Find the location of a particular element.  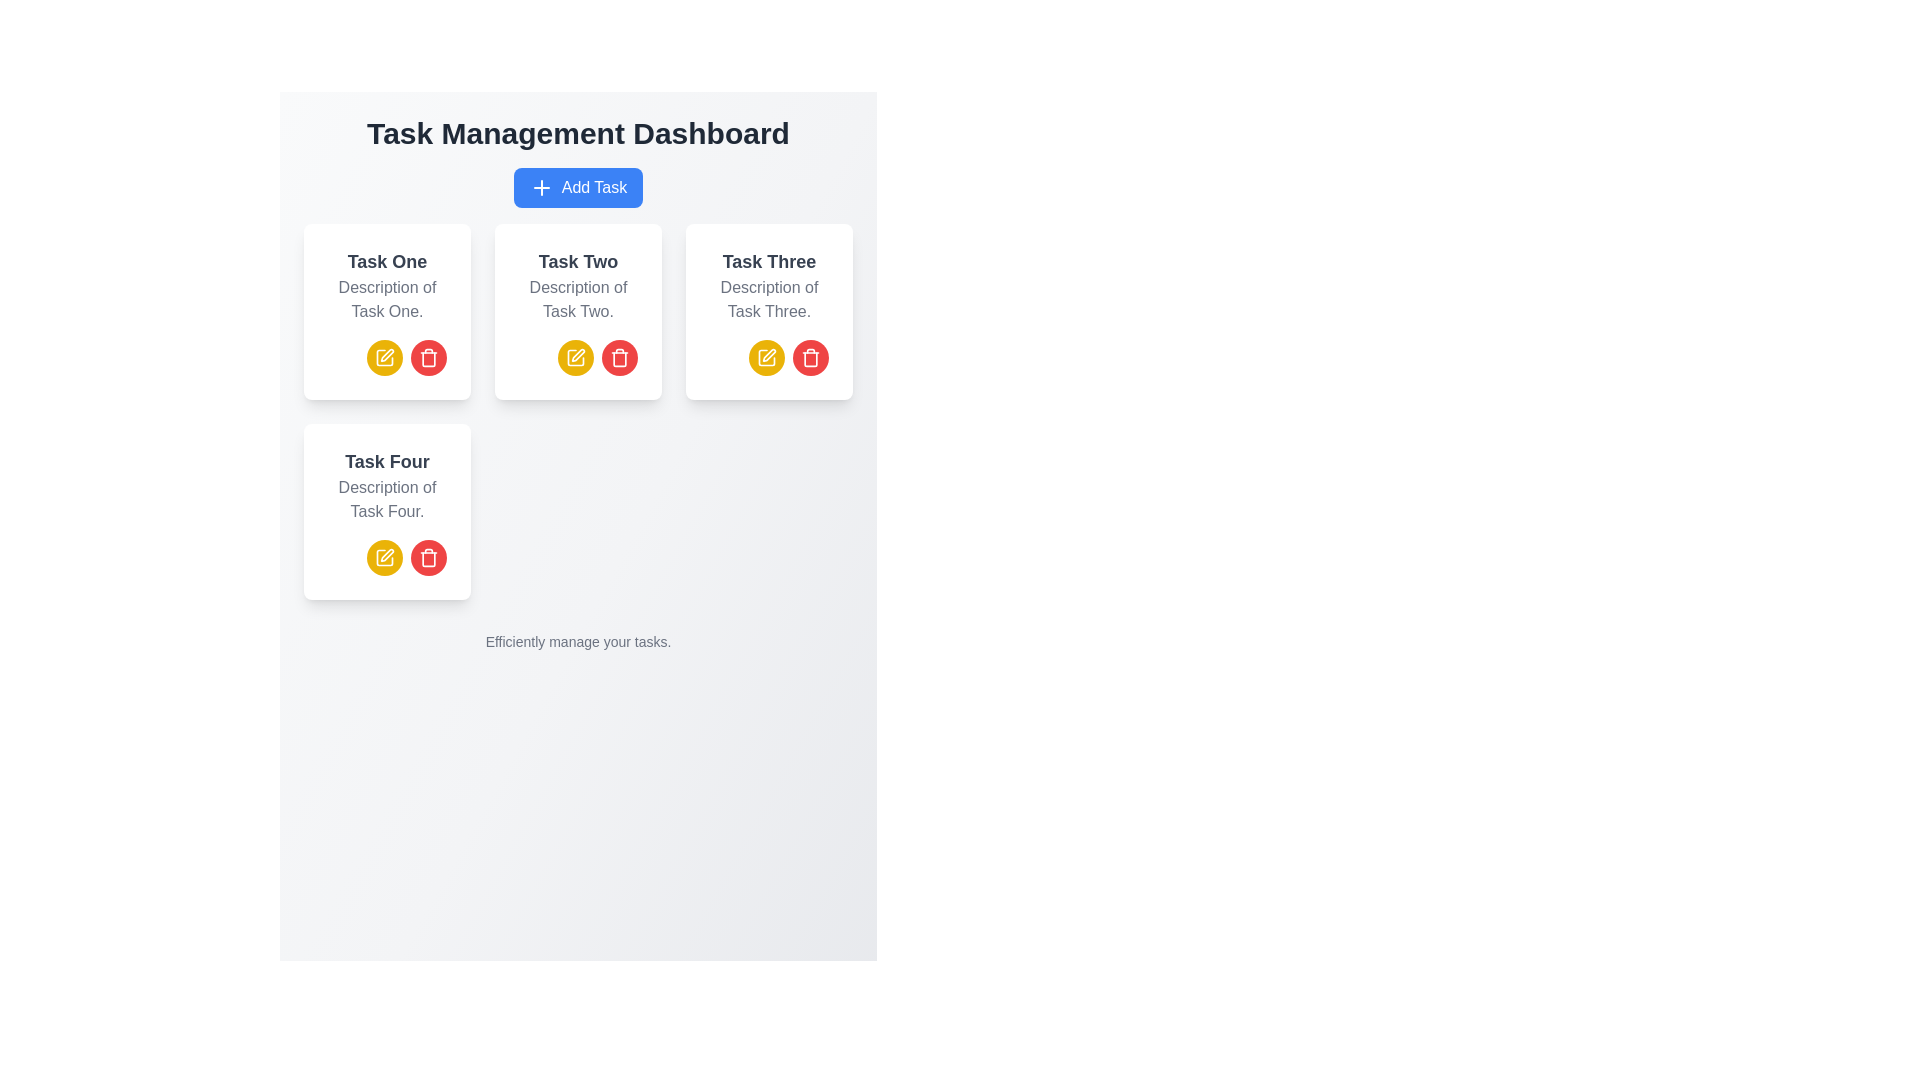

the yellow edit button with a pencil icon located in the lower section of the 'Task One' card to initiate editing the task is located at coordinates (387, 357).